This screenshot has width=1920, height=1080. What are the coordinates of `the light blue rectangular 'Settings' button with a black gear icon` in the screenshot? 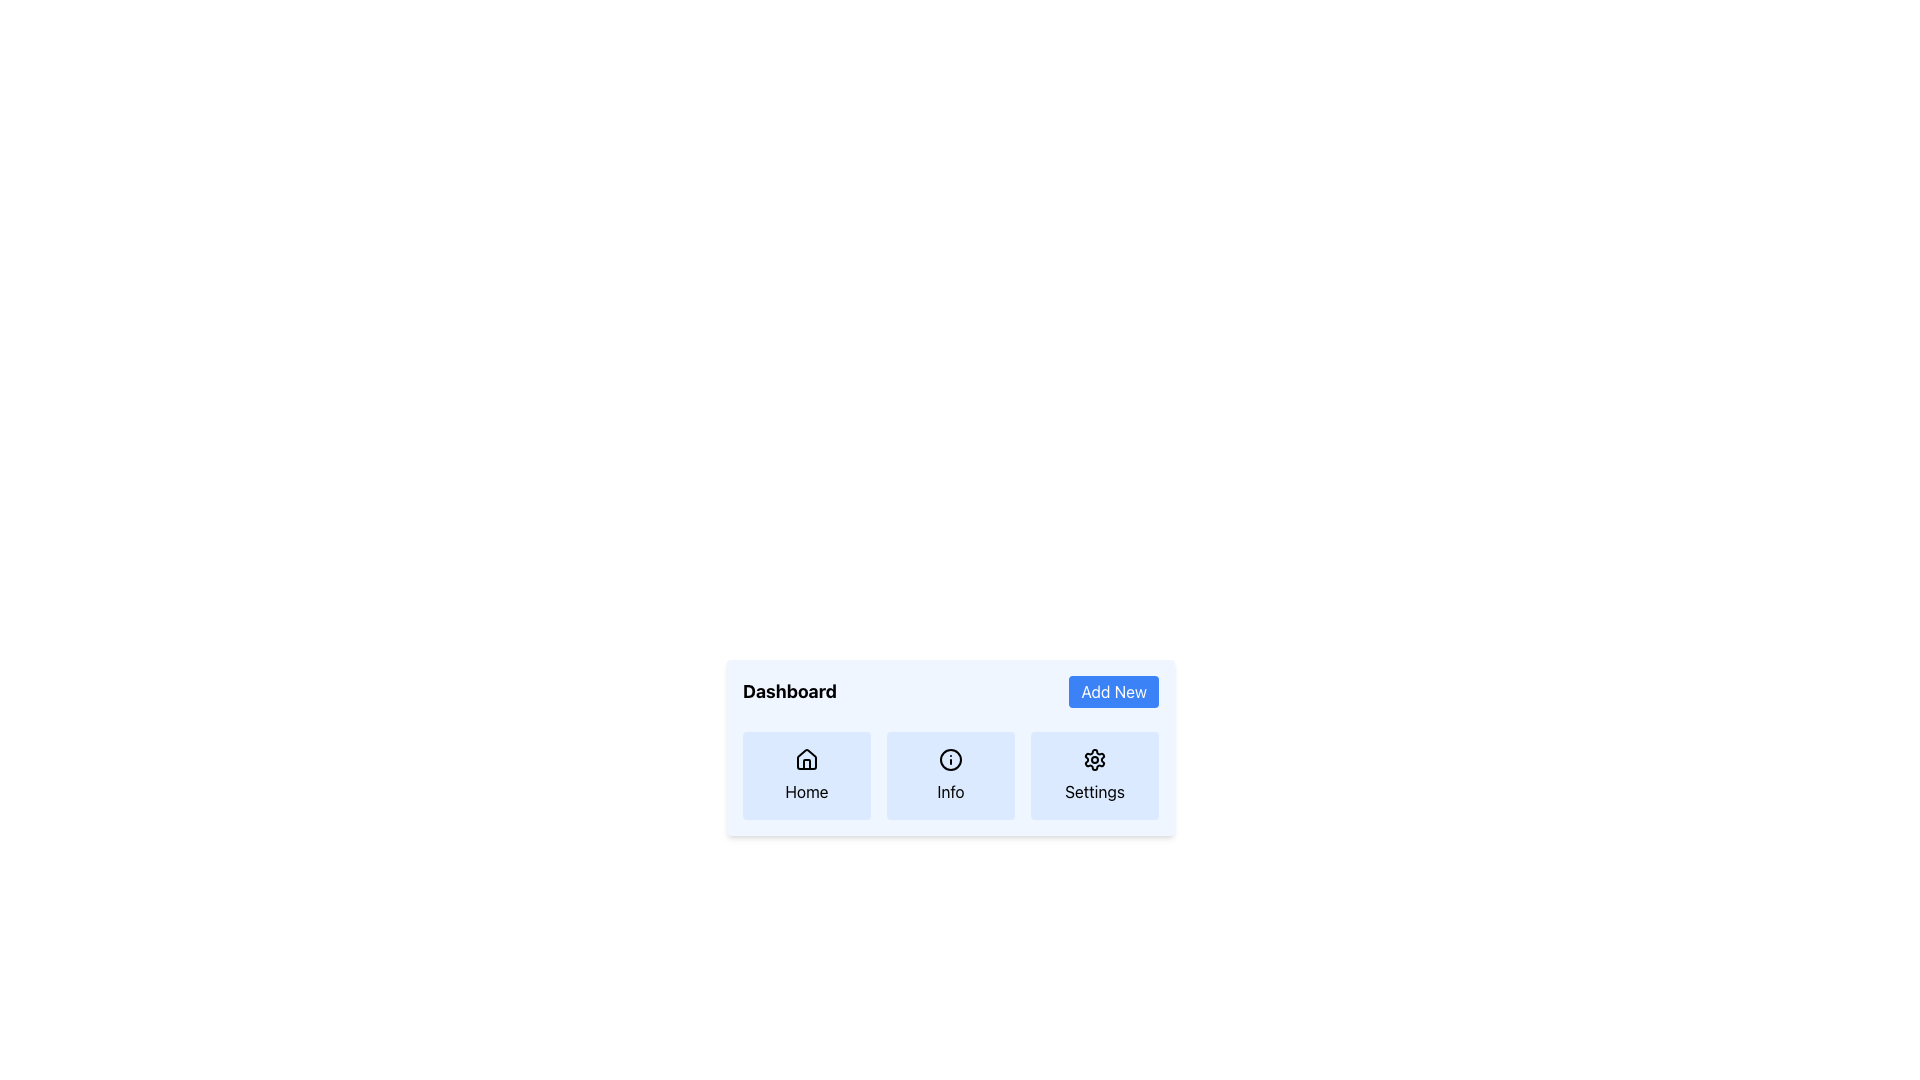 It's located at (1093, 774).